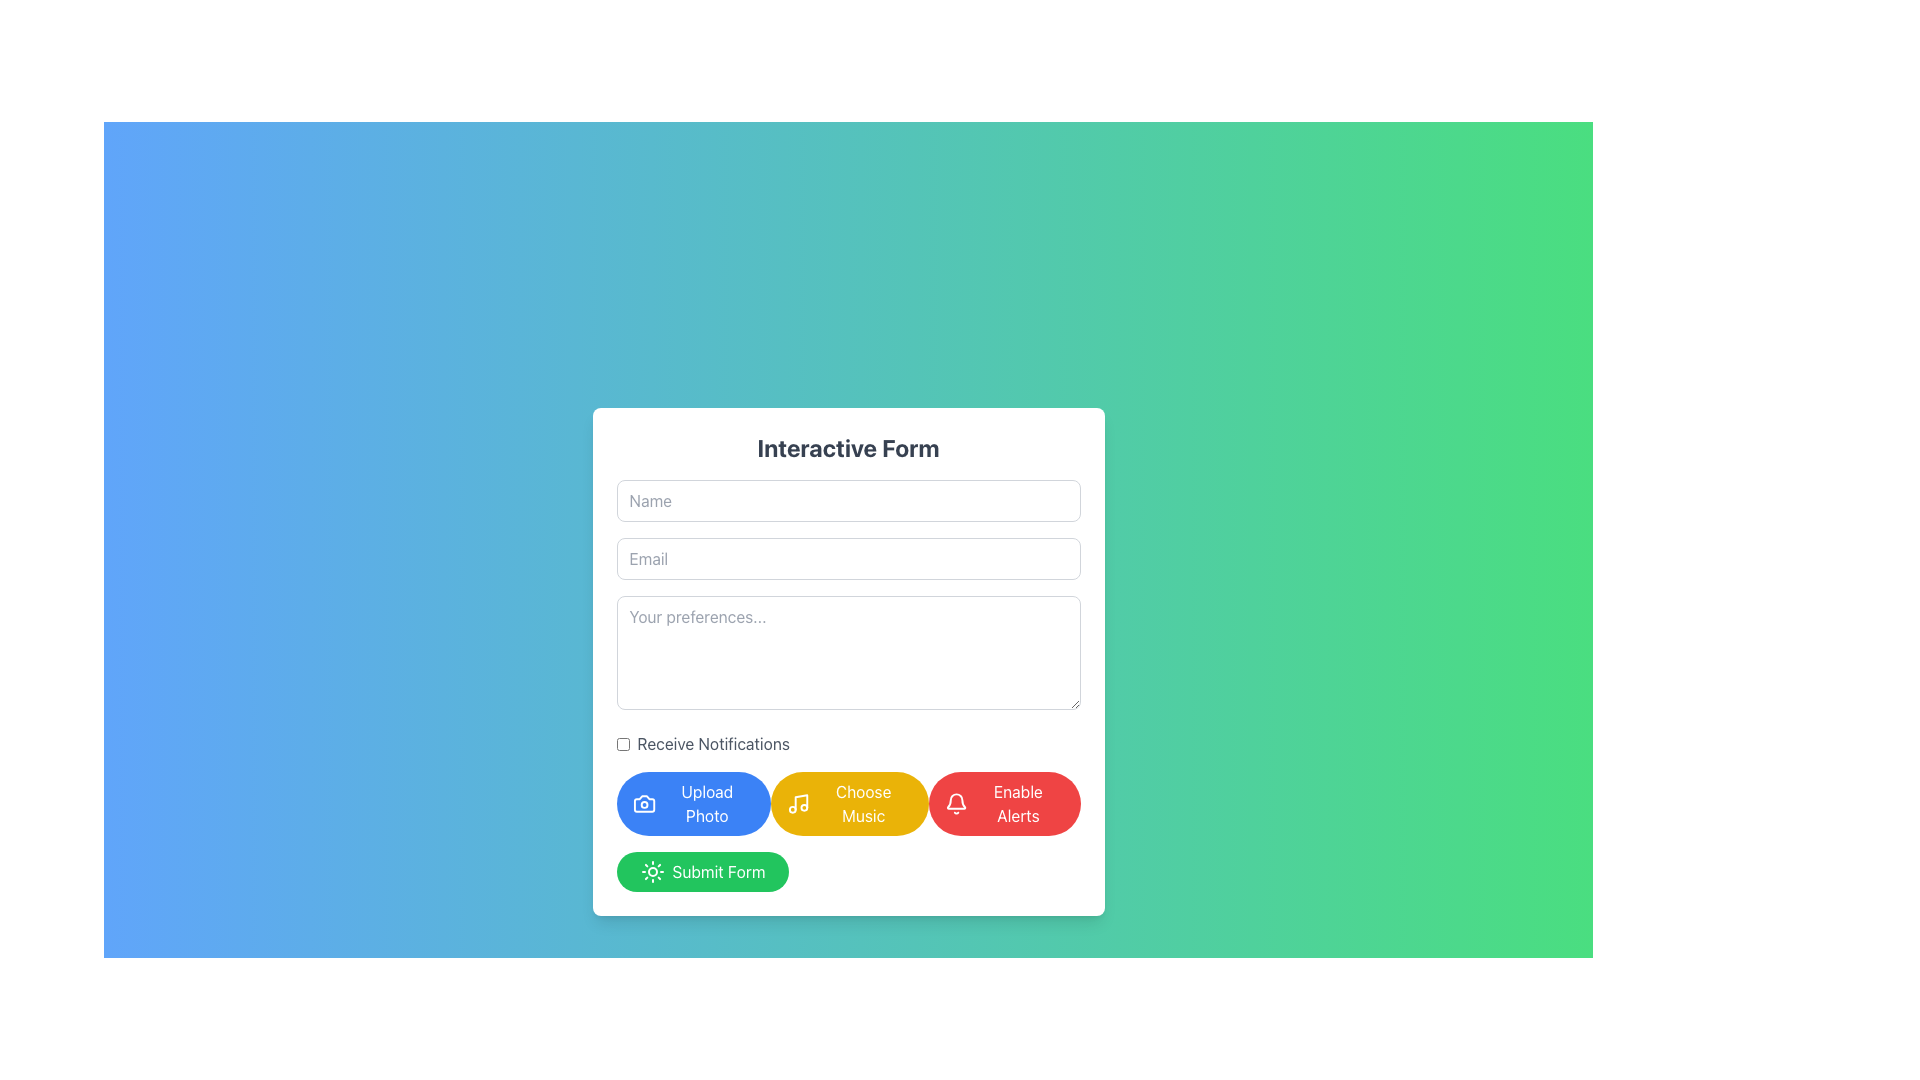  Describe the element at coordinates (622, 744) in the screenshot. I see `the checkbox for receiving notifications, located to the left of the label 'Receive Notifications'` at that location.